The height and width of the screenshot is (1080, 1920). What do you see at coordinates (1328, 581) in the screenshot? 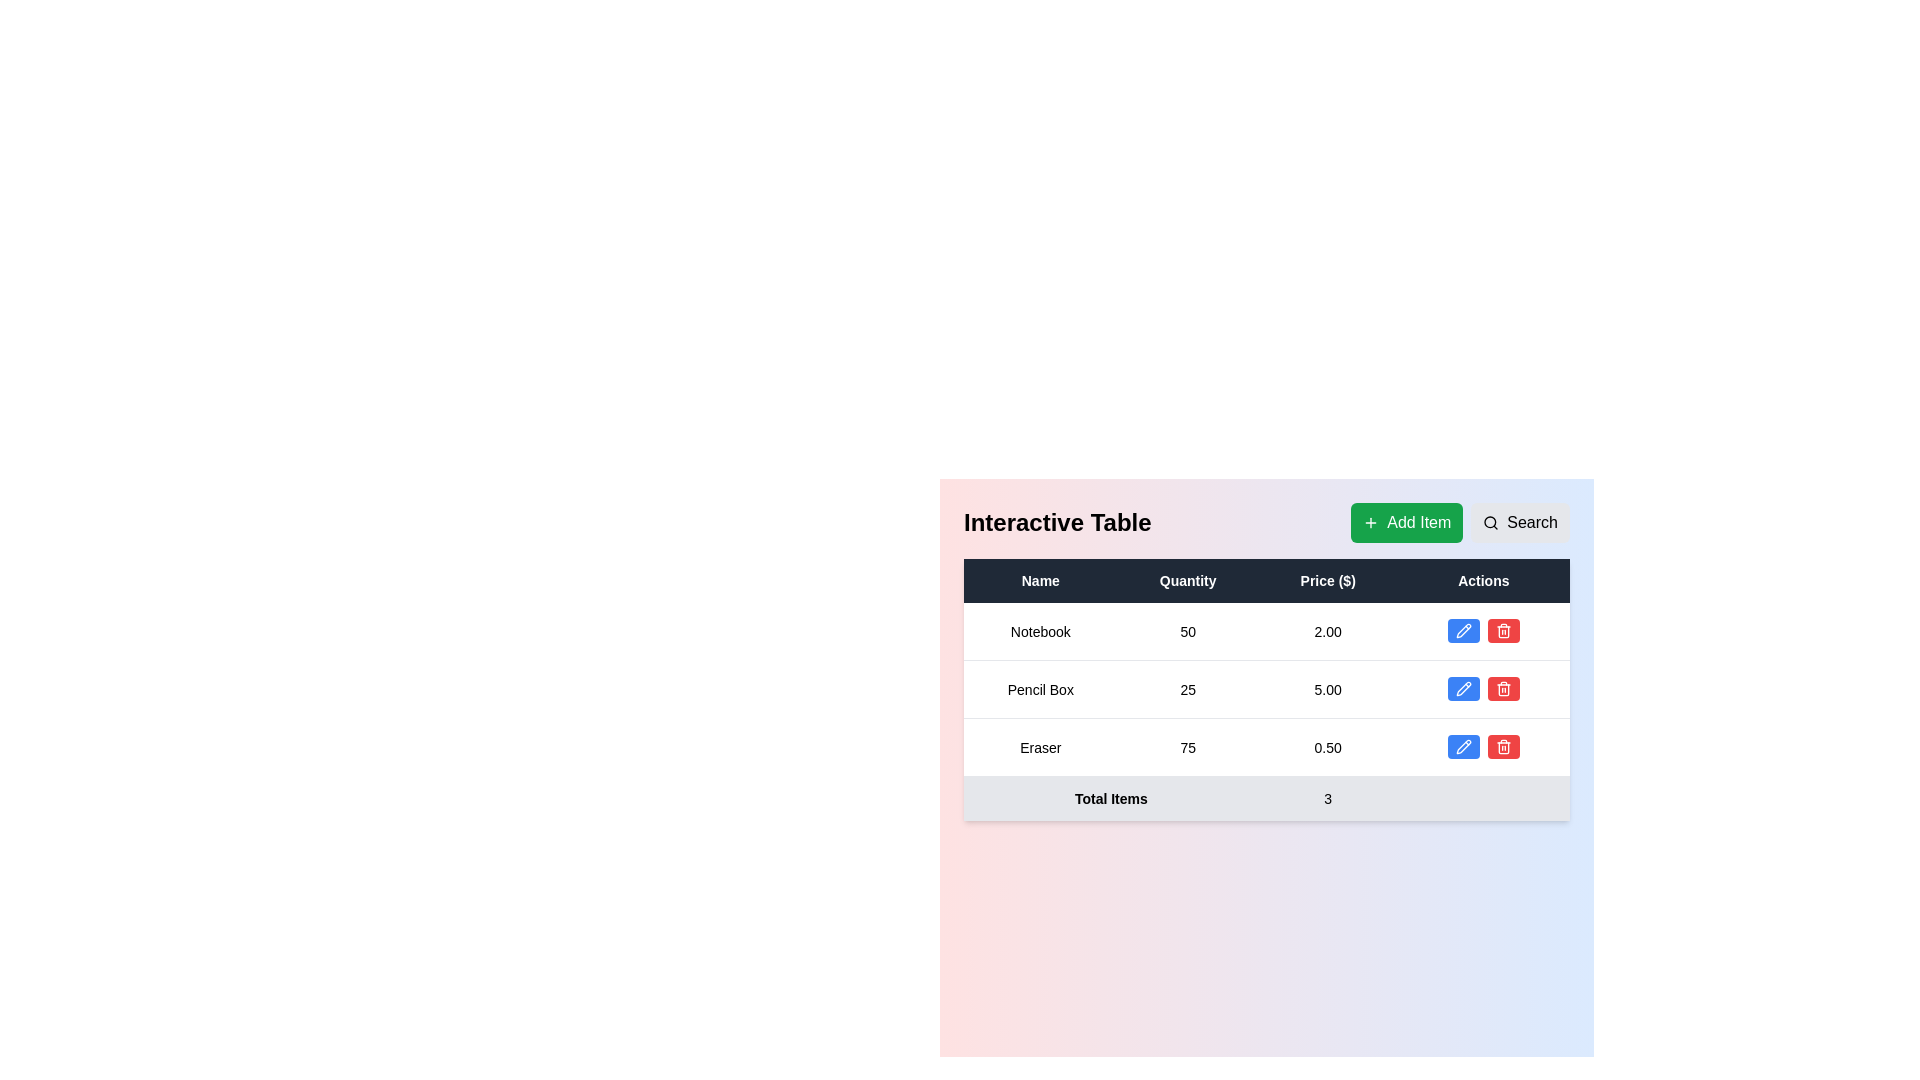
I see `the third column header in the table, which indicates prices measured in dollars, located between the 'Quantity' and 'Actions' columns` at bounding box center [1328, 581].